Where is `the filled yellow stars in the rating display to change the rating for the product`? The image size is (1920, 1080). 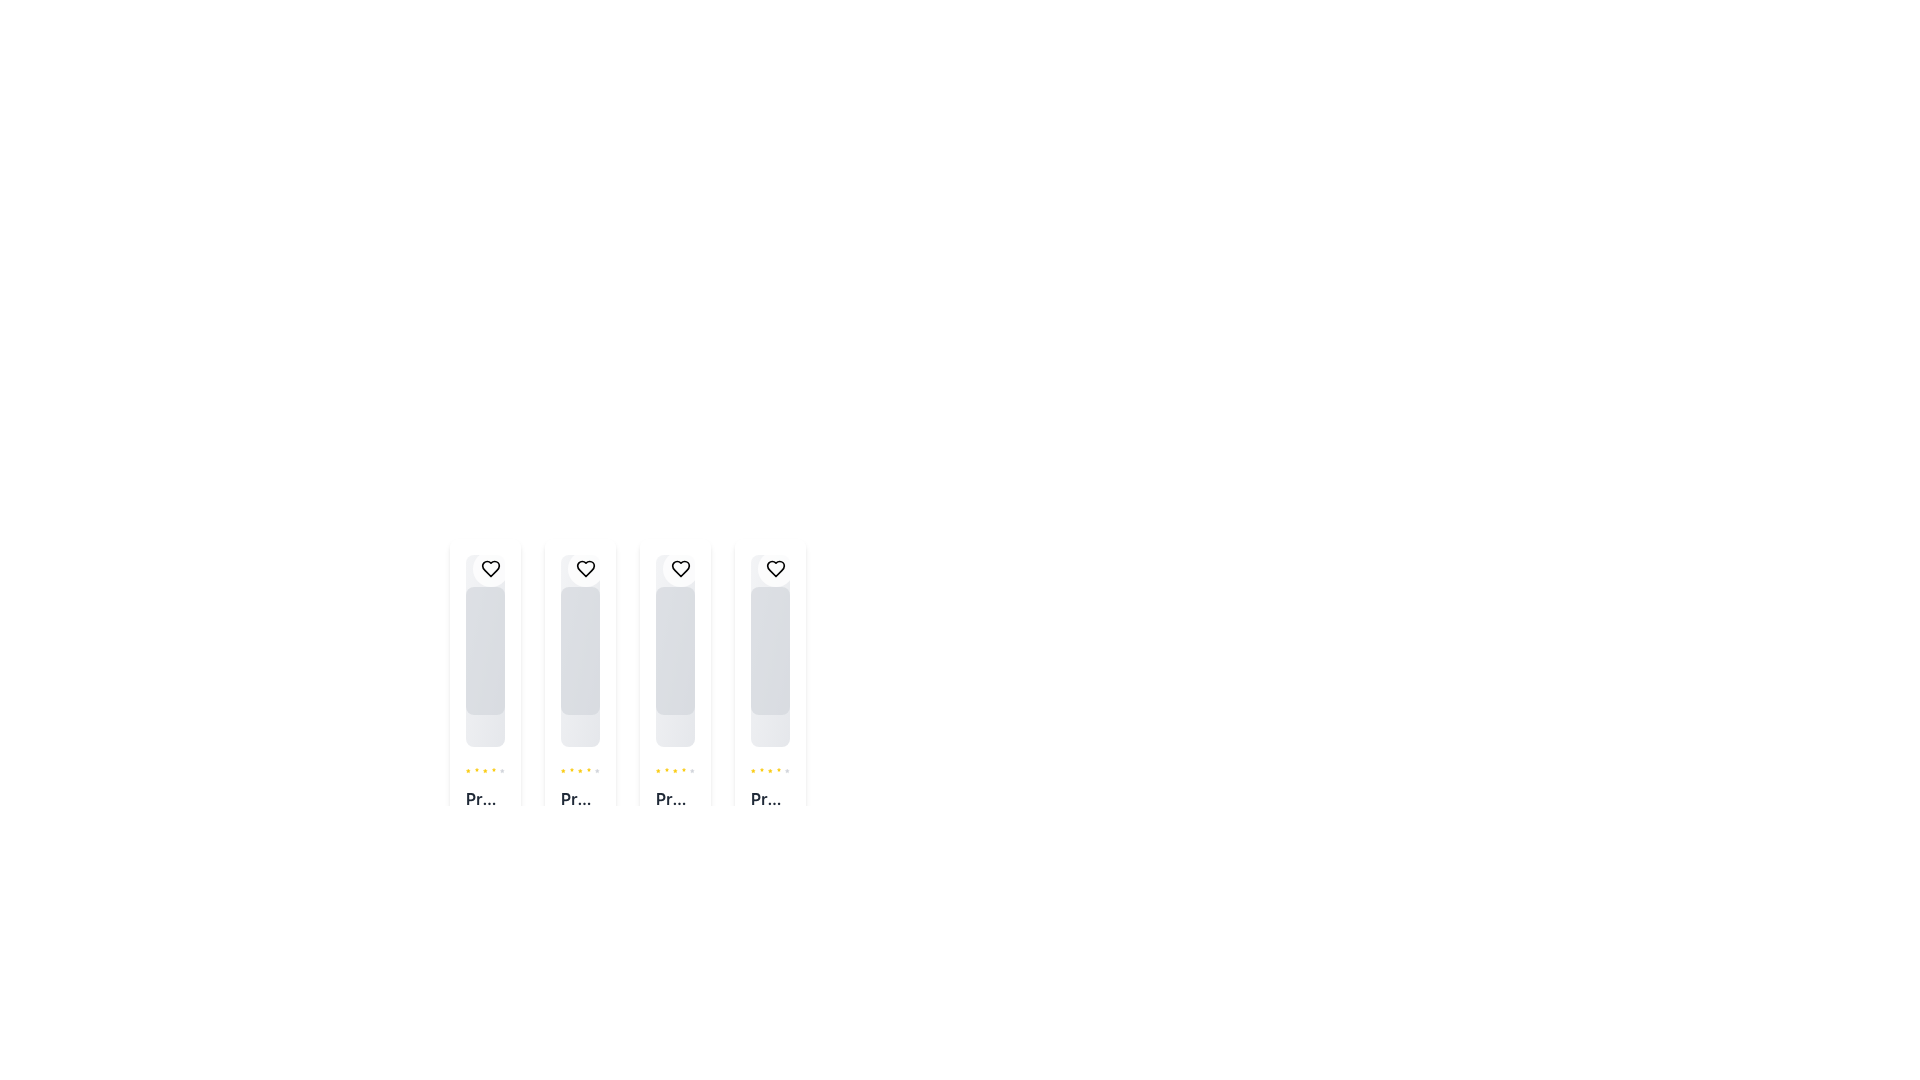
the filled yellow stars in the rating display to change the rating for the product is located at coordinates (579, 770).